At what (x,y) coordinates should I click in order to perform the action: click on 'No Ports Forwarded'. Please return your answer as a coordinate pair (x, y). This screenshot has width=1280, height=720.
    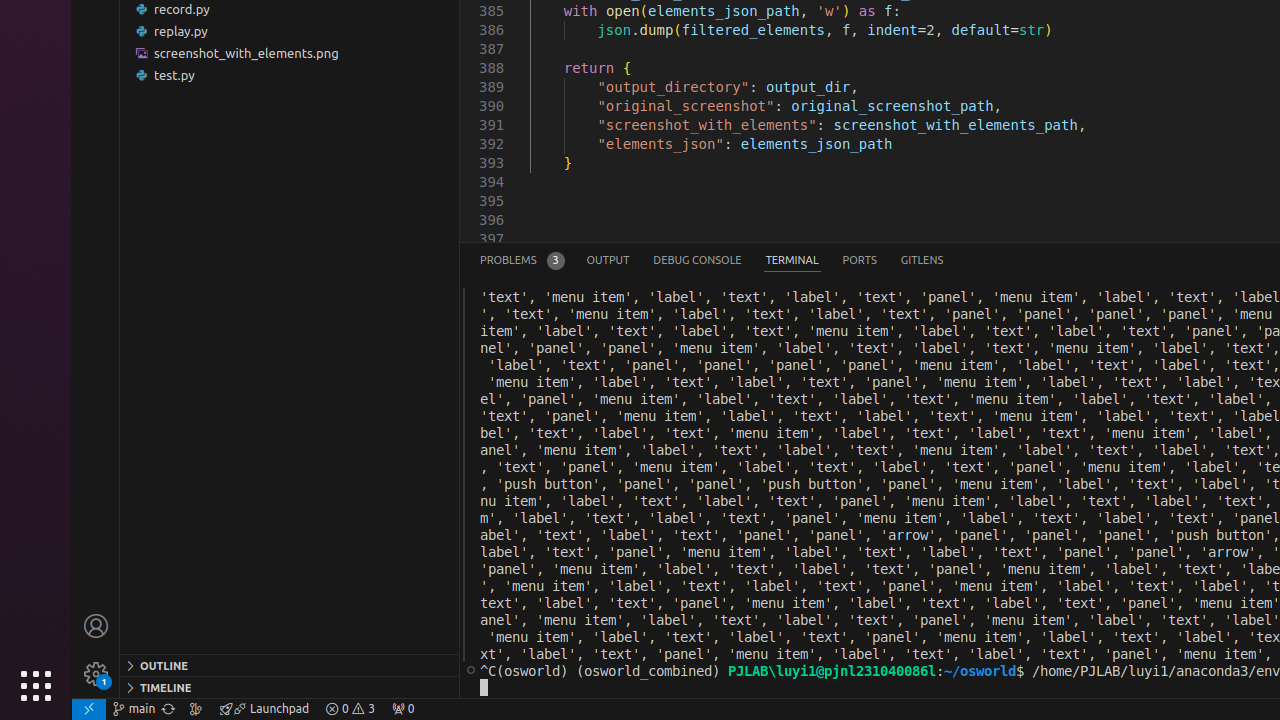
    Looking at the image, I should click on (401, 707).